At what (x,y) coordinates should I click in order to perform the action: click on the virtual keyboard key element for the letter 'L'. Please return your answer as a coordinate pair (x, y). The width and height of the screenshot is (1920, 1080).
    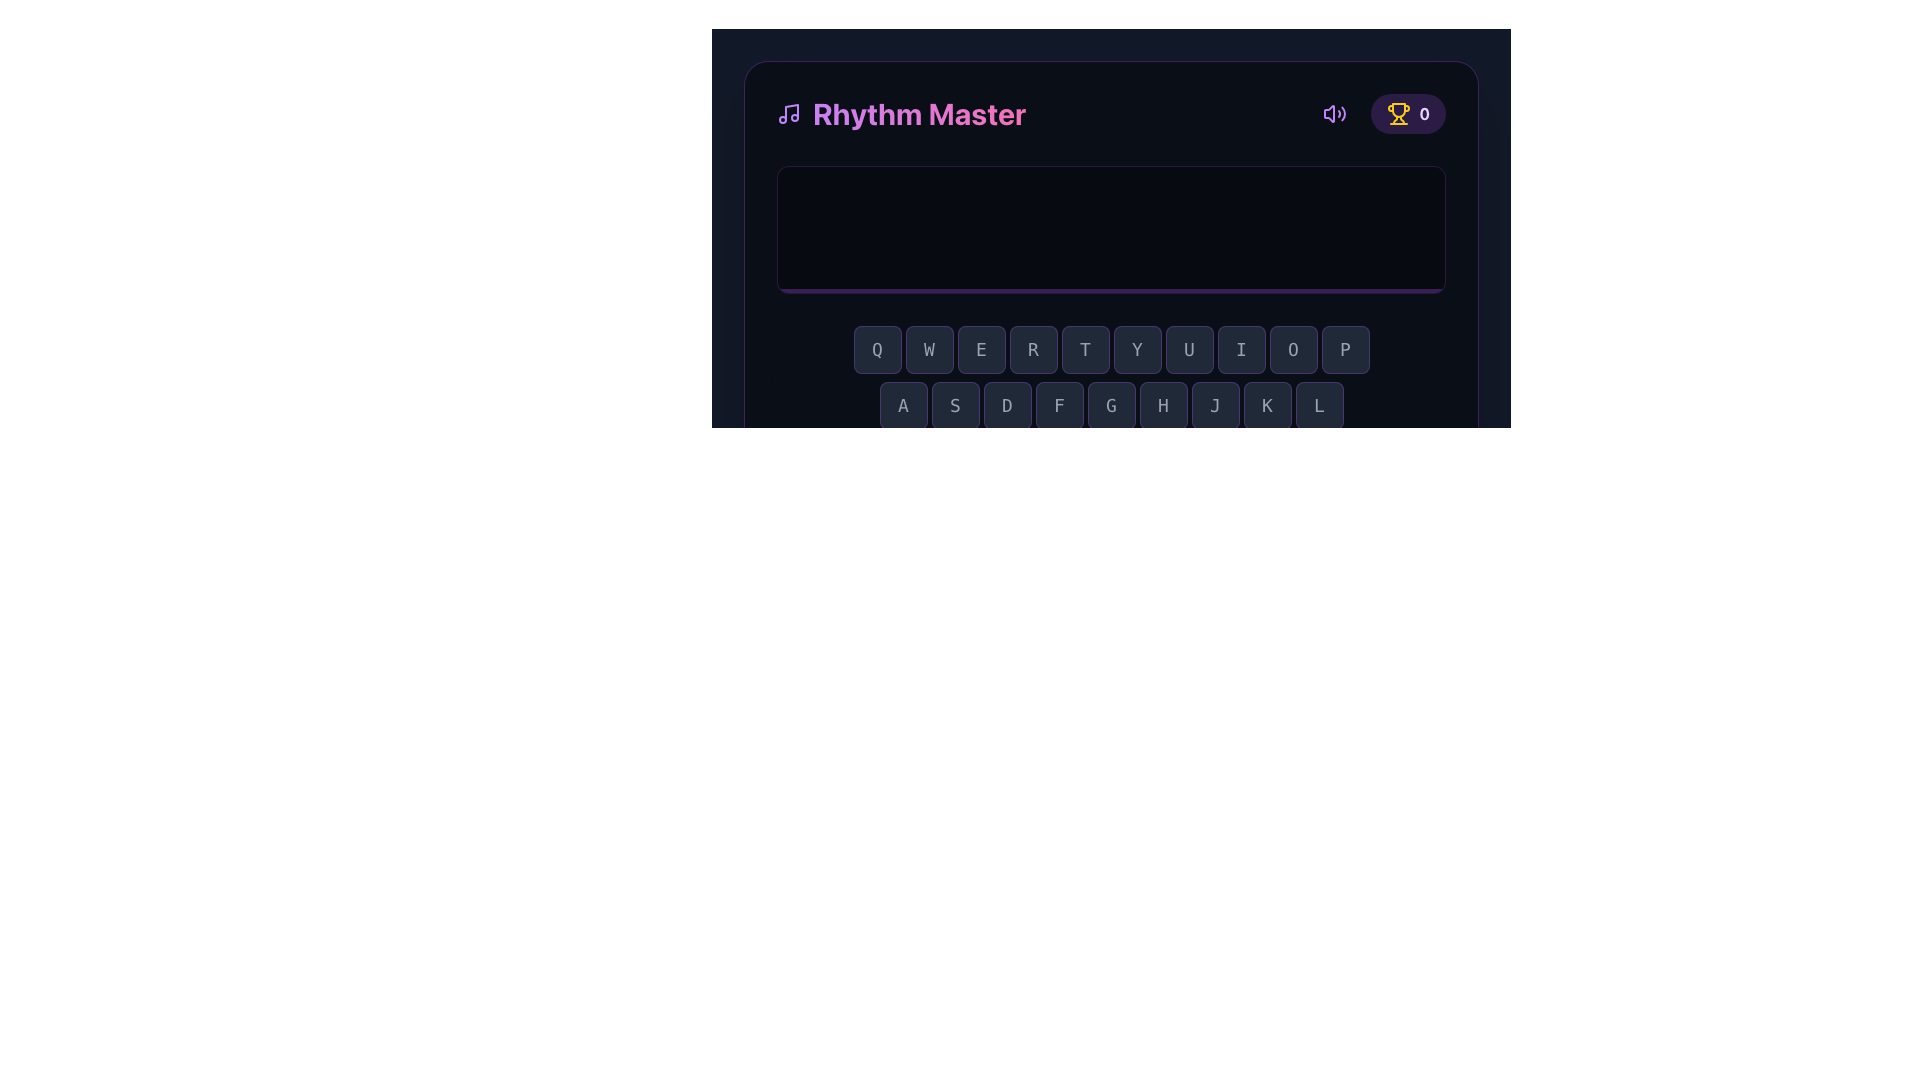
    Looking at the image, I should click on (1319, 405).